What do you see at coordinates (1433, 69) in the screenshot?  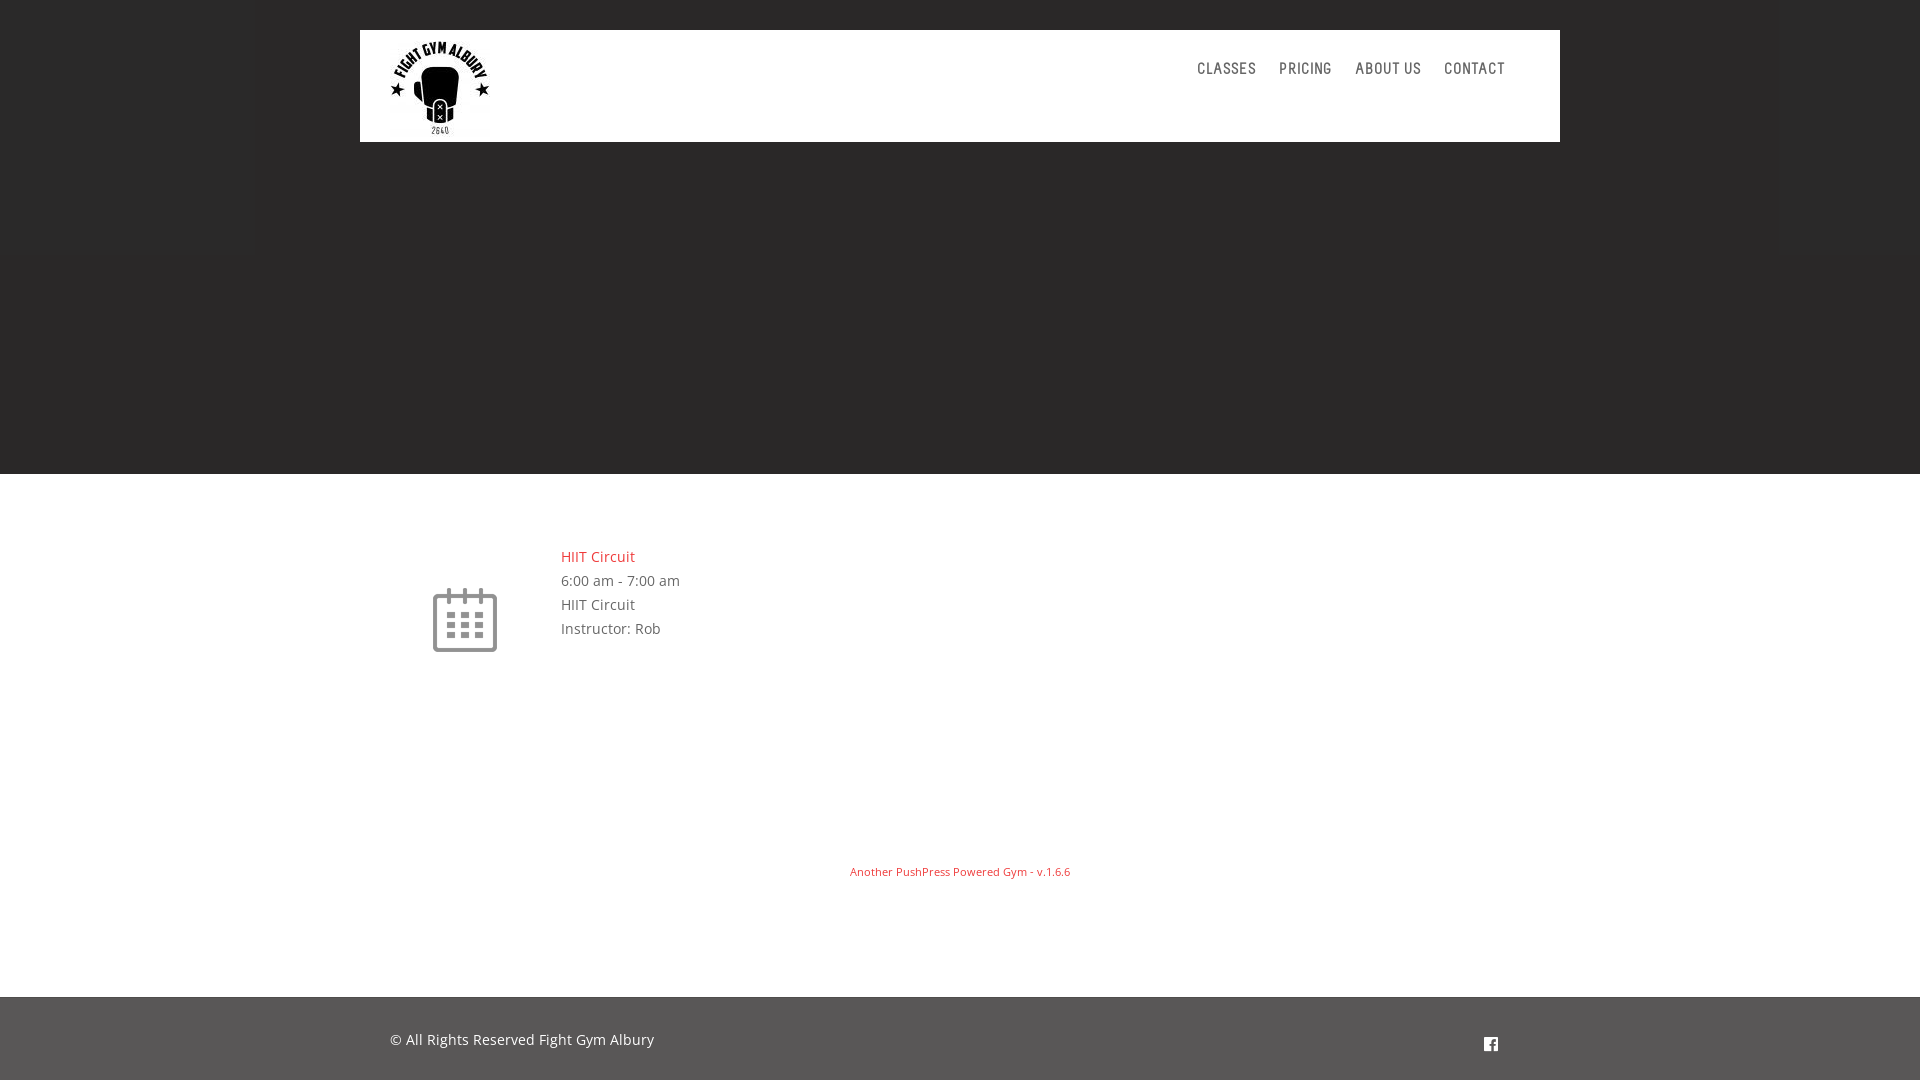 I see `'CONTACT'` at bounding box center [1433, 69].